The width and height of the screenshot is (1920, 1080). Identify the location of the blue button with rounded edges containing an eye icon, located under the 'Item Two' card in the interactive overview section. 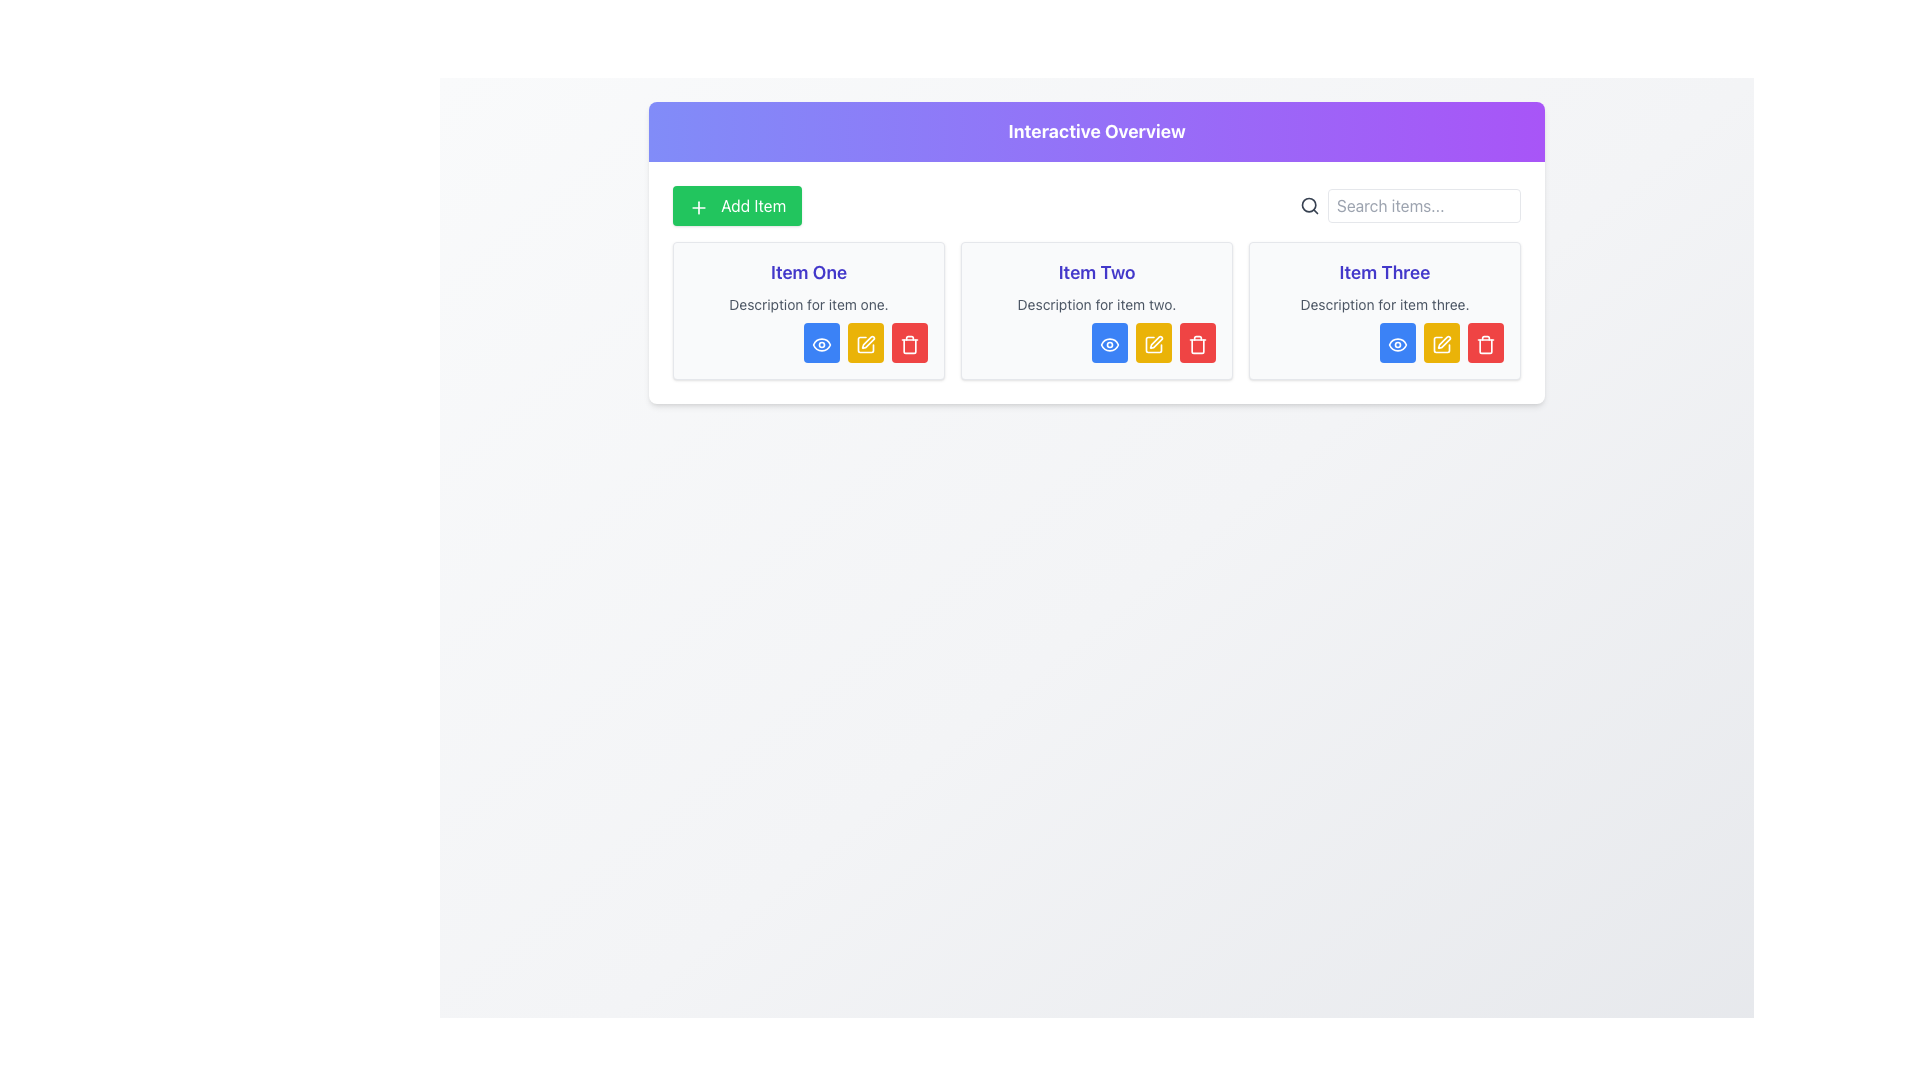
(1108, 342).